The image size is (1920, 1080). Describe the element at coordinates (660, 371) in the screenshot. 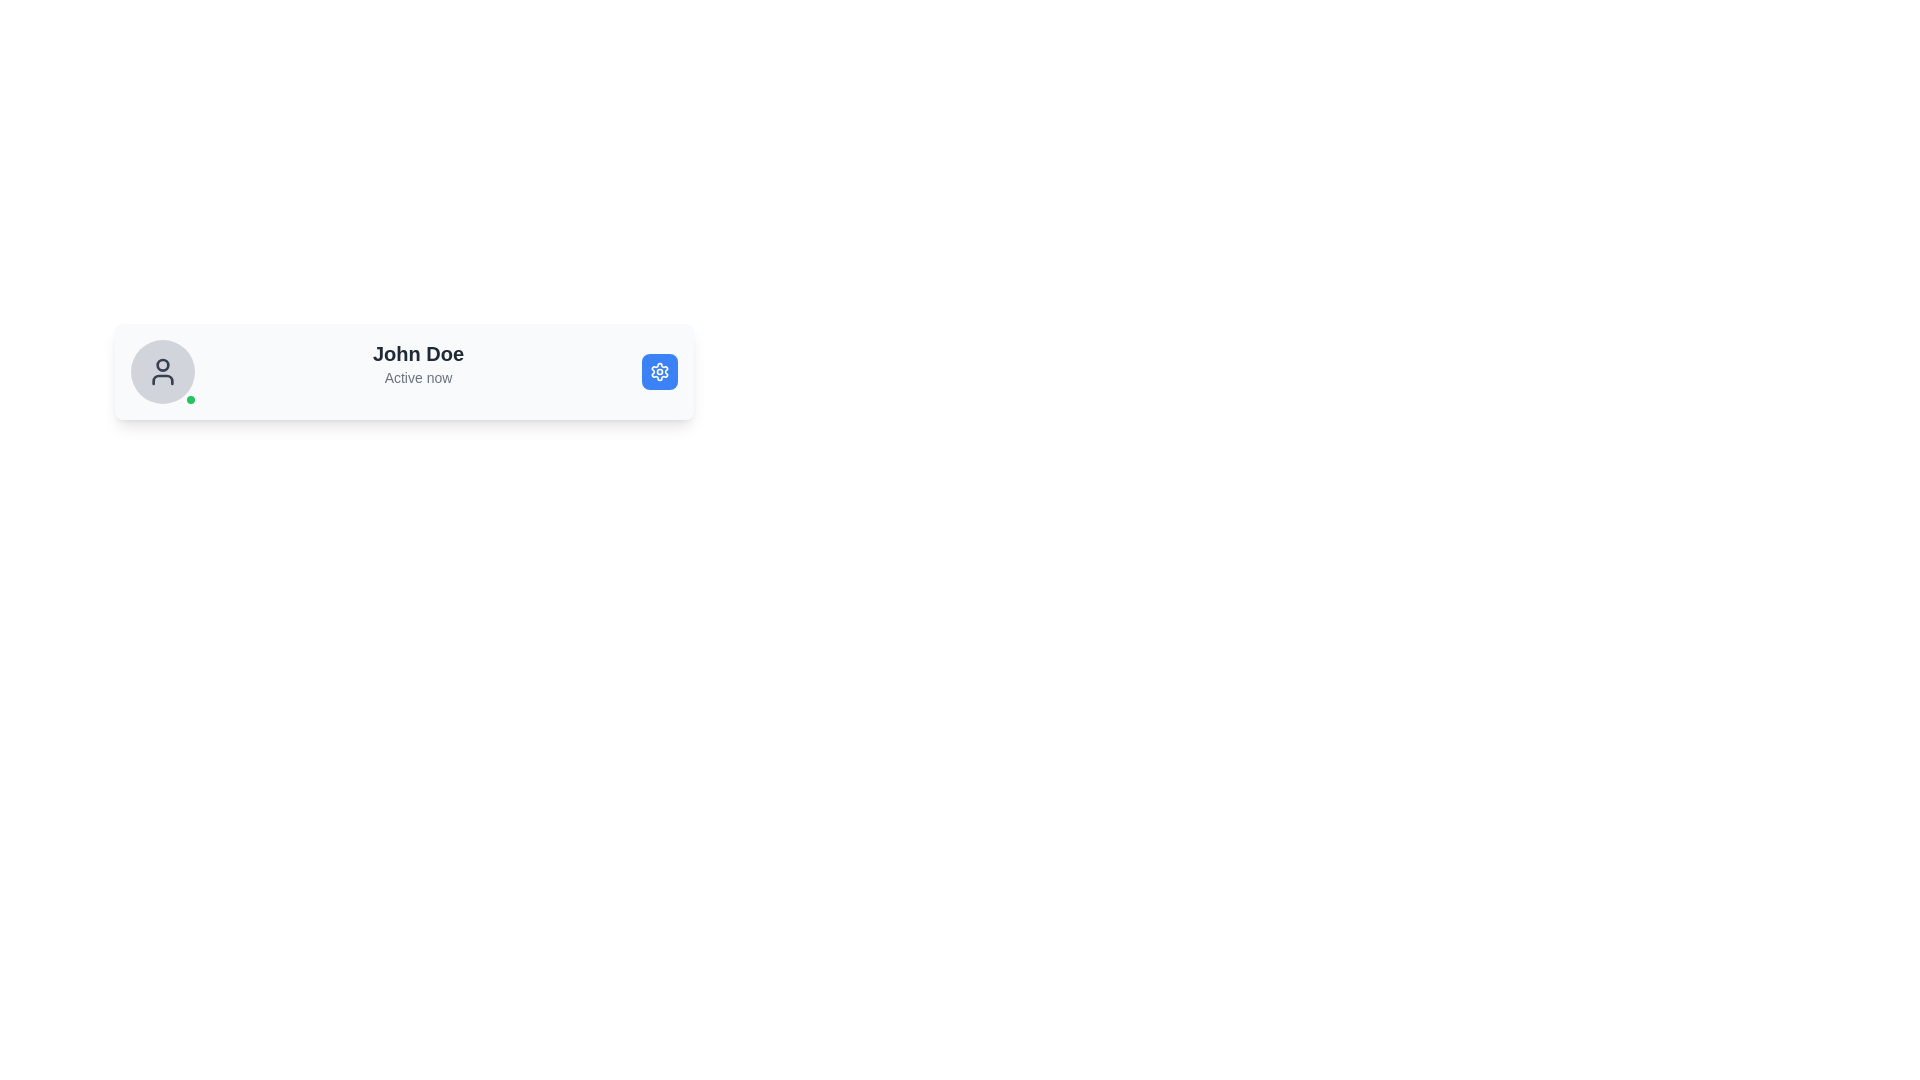

I see `the settings icon located at the rightmost side of the blue interactive button on the user information card` at that location.